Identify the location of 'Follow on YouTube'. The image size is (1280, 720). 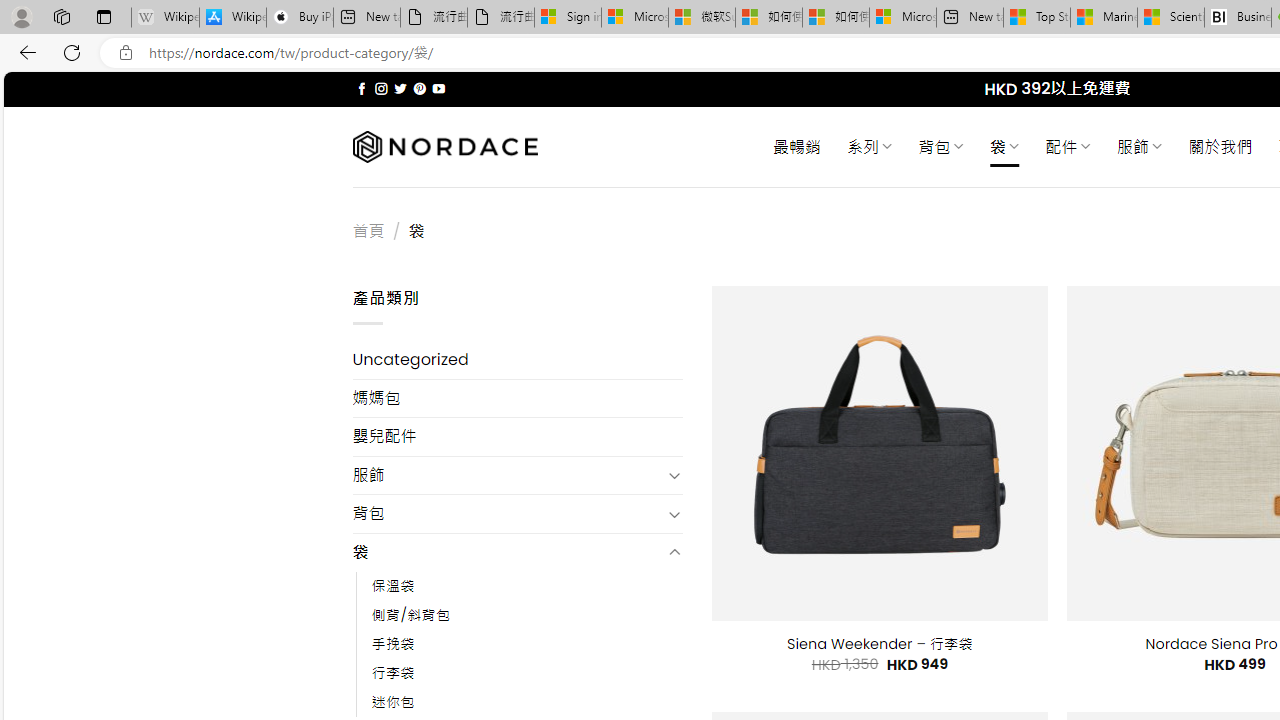
(438, 88).